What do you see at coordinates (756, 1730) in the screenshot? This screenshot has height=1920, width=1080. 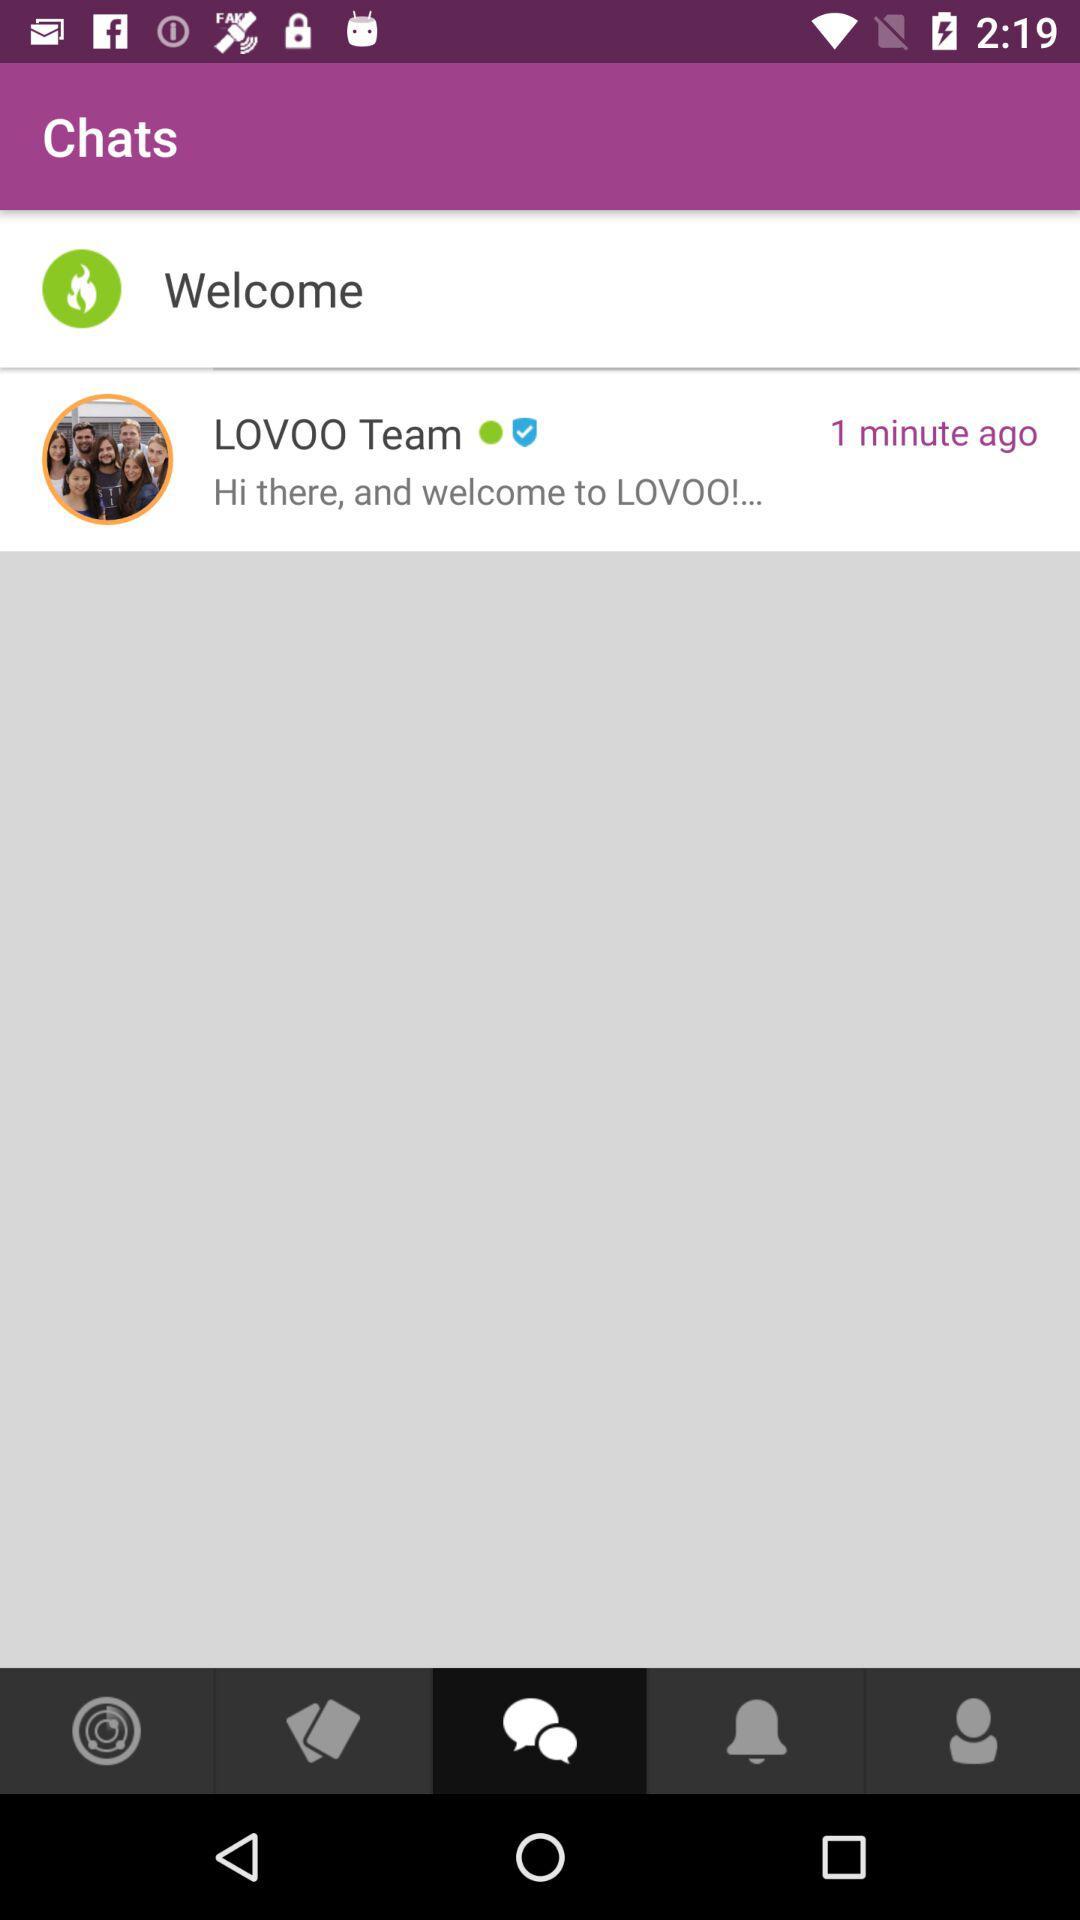 I see `turn on notifications` at bounding box center [756, 1730].